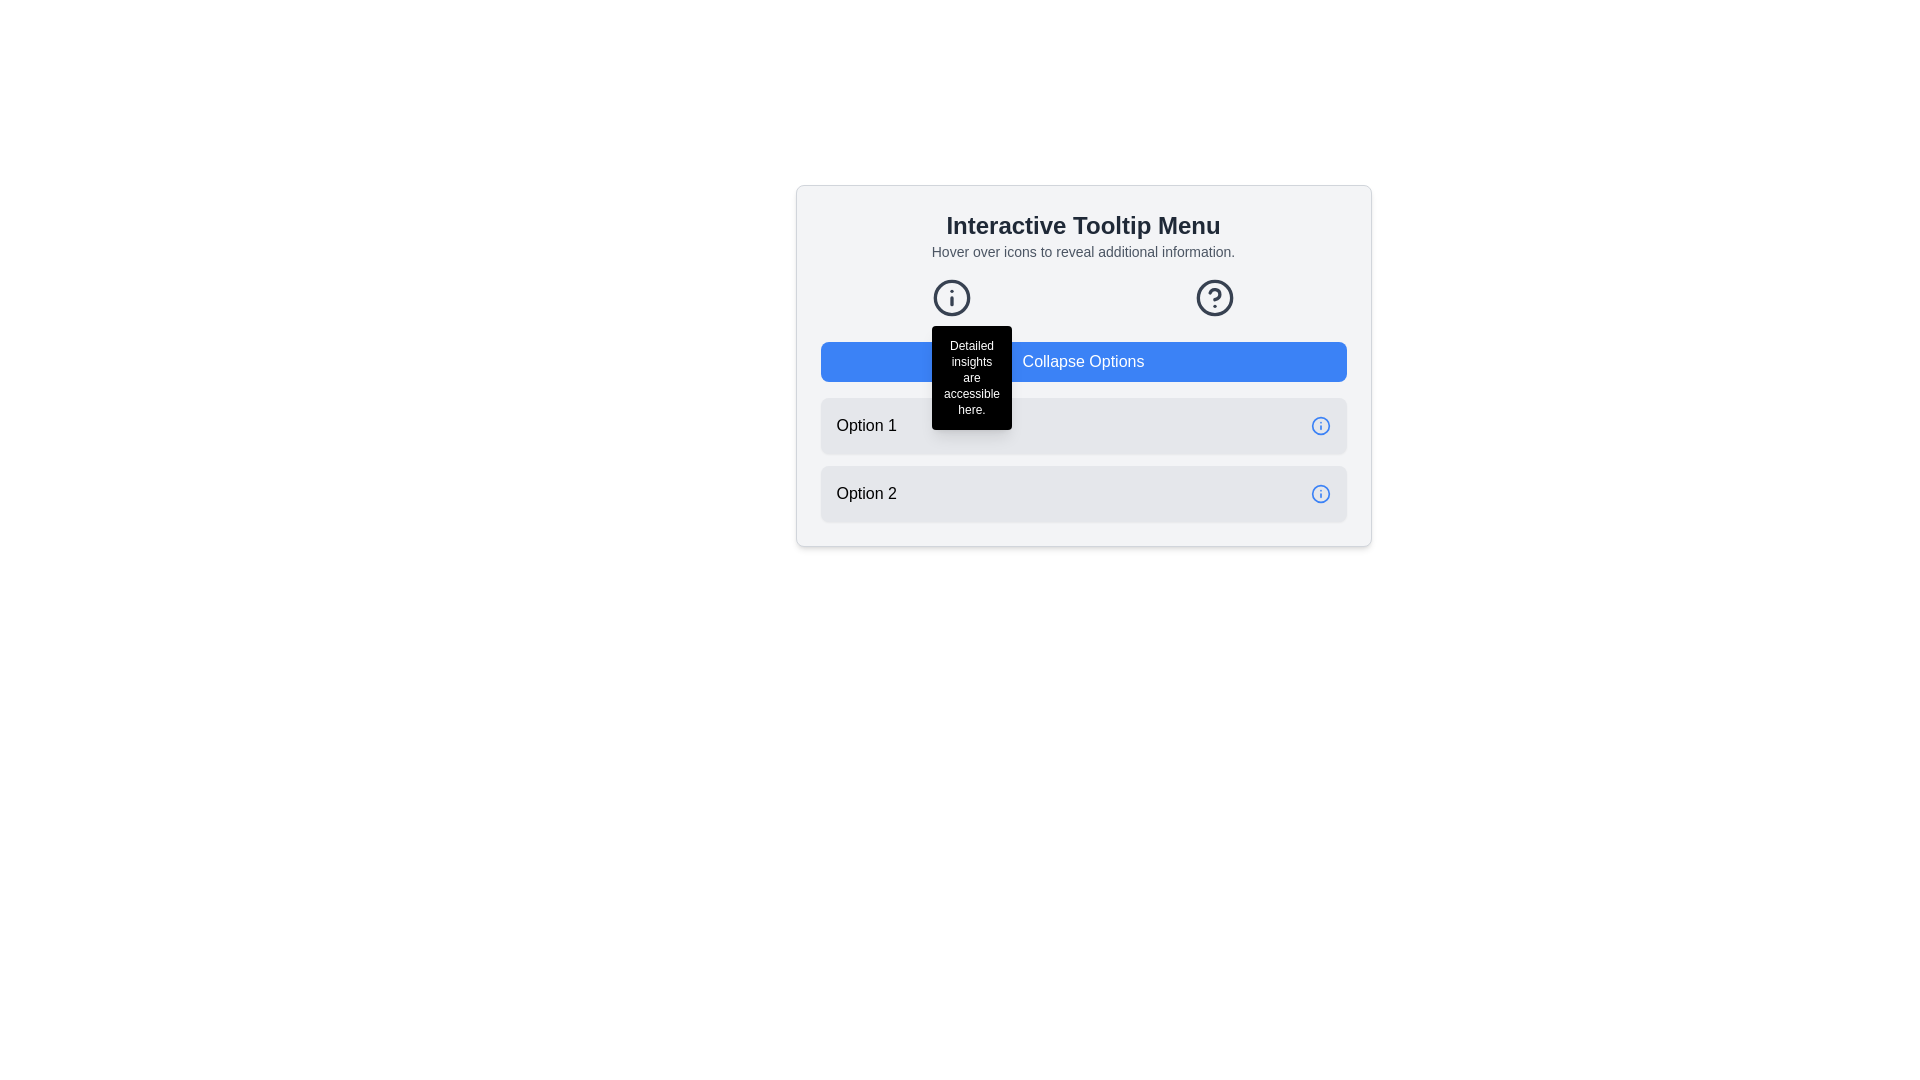 The image size is (1920, 1080). I want to click on the decorative circle element that is part of the question mark icon in the title section of the interface, so click(1213, 297).